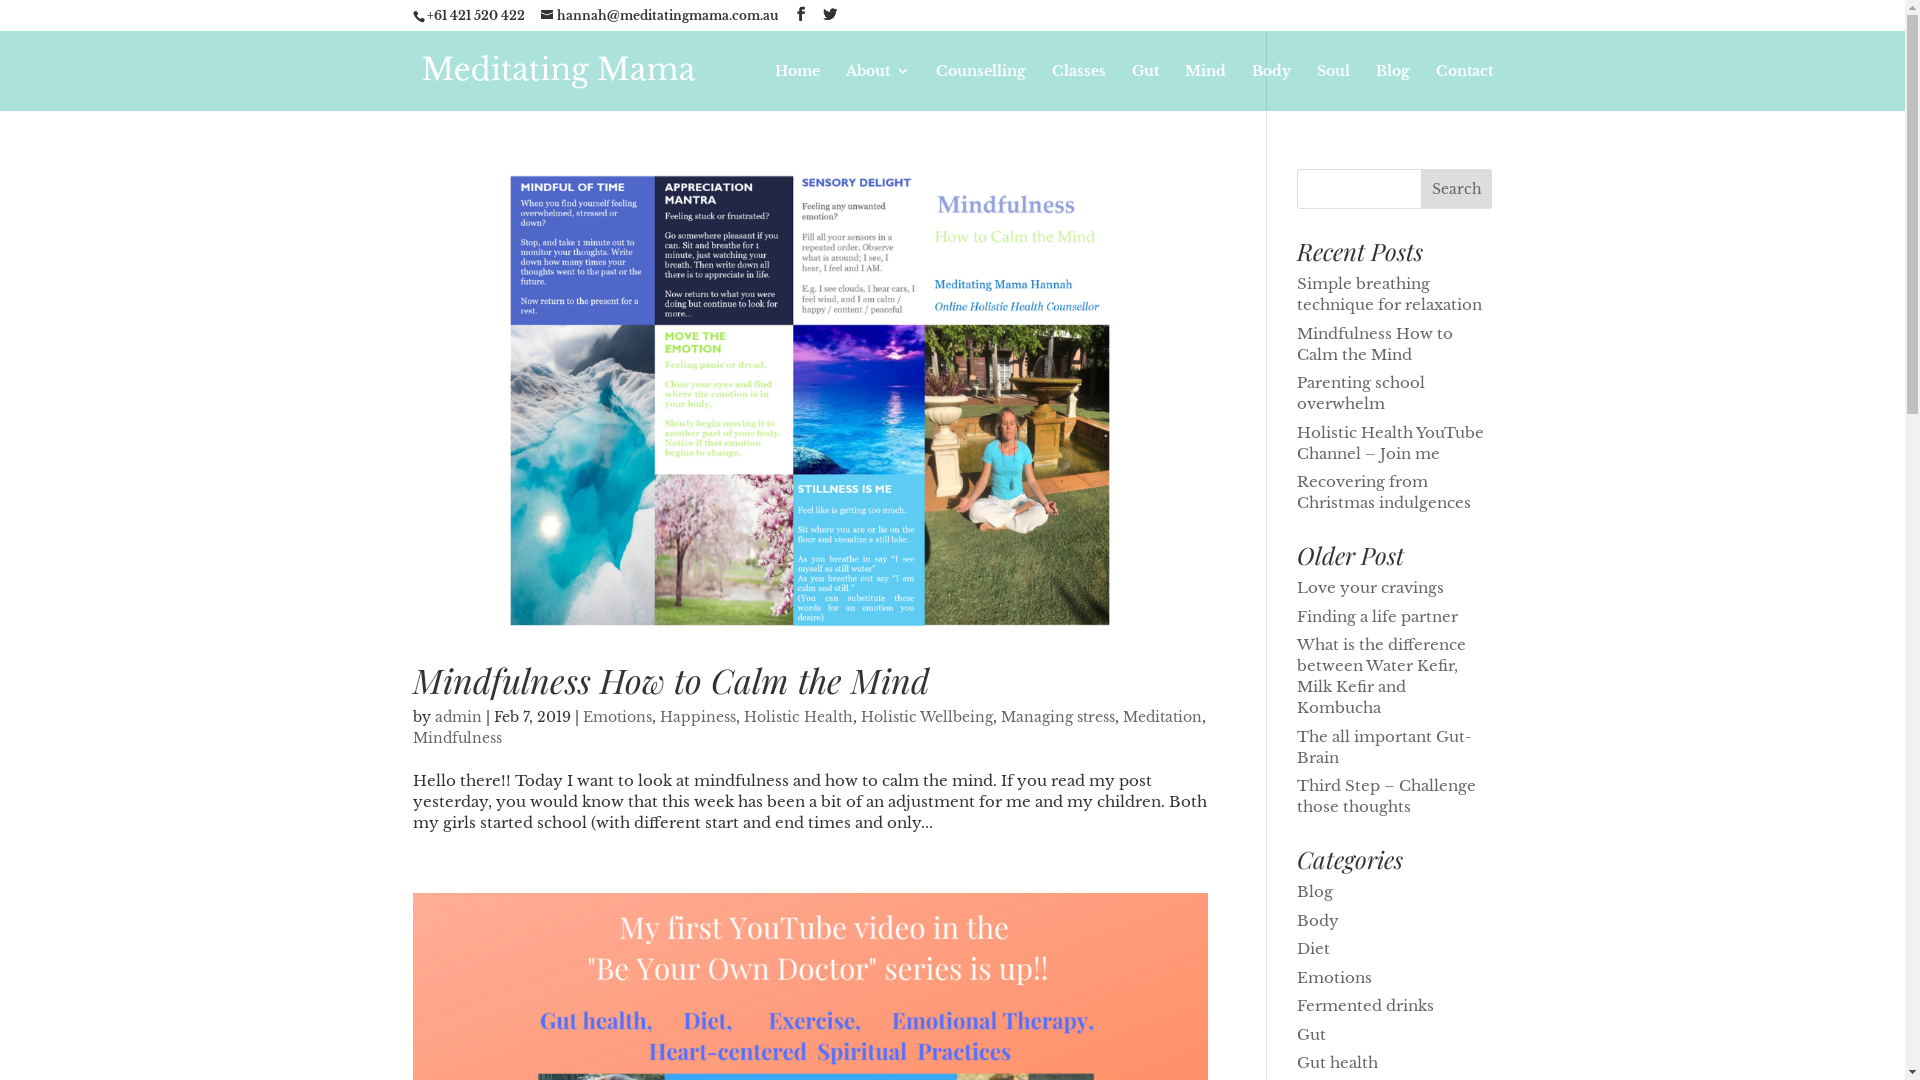  Describe the element at coordinates (795, 86) in the screenshot. I see `'Home'` at that location.